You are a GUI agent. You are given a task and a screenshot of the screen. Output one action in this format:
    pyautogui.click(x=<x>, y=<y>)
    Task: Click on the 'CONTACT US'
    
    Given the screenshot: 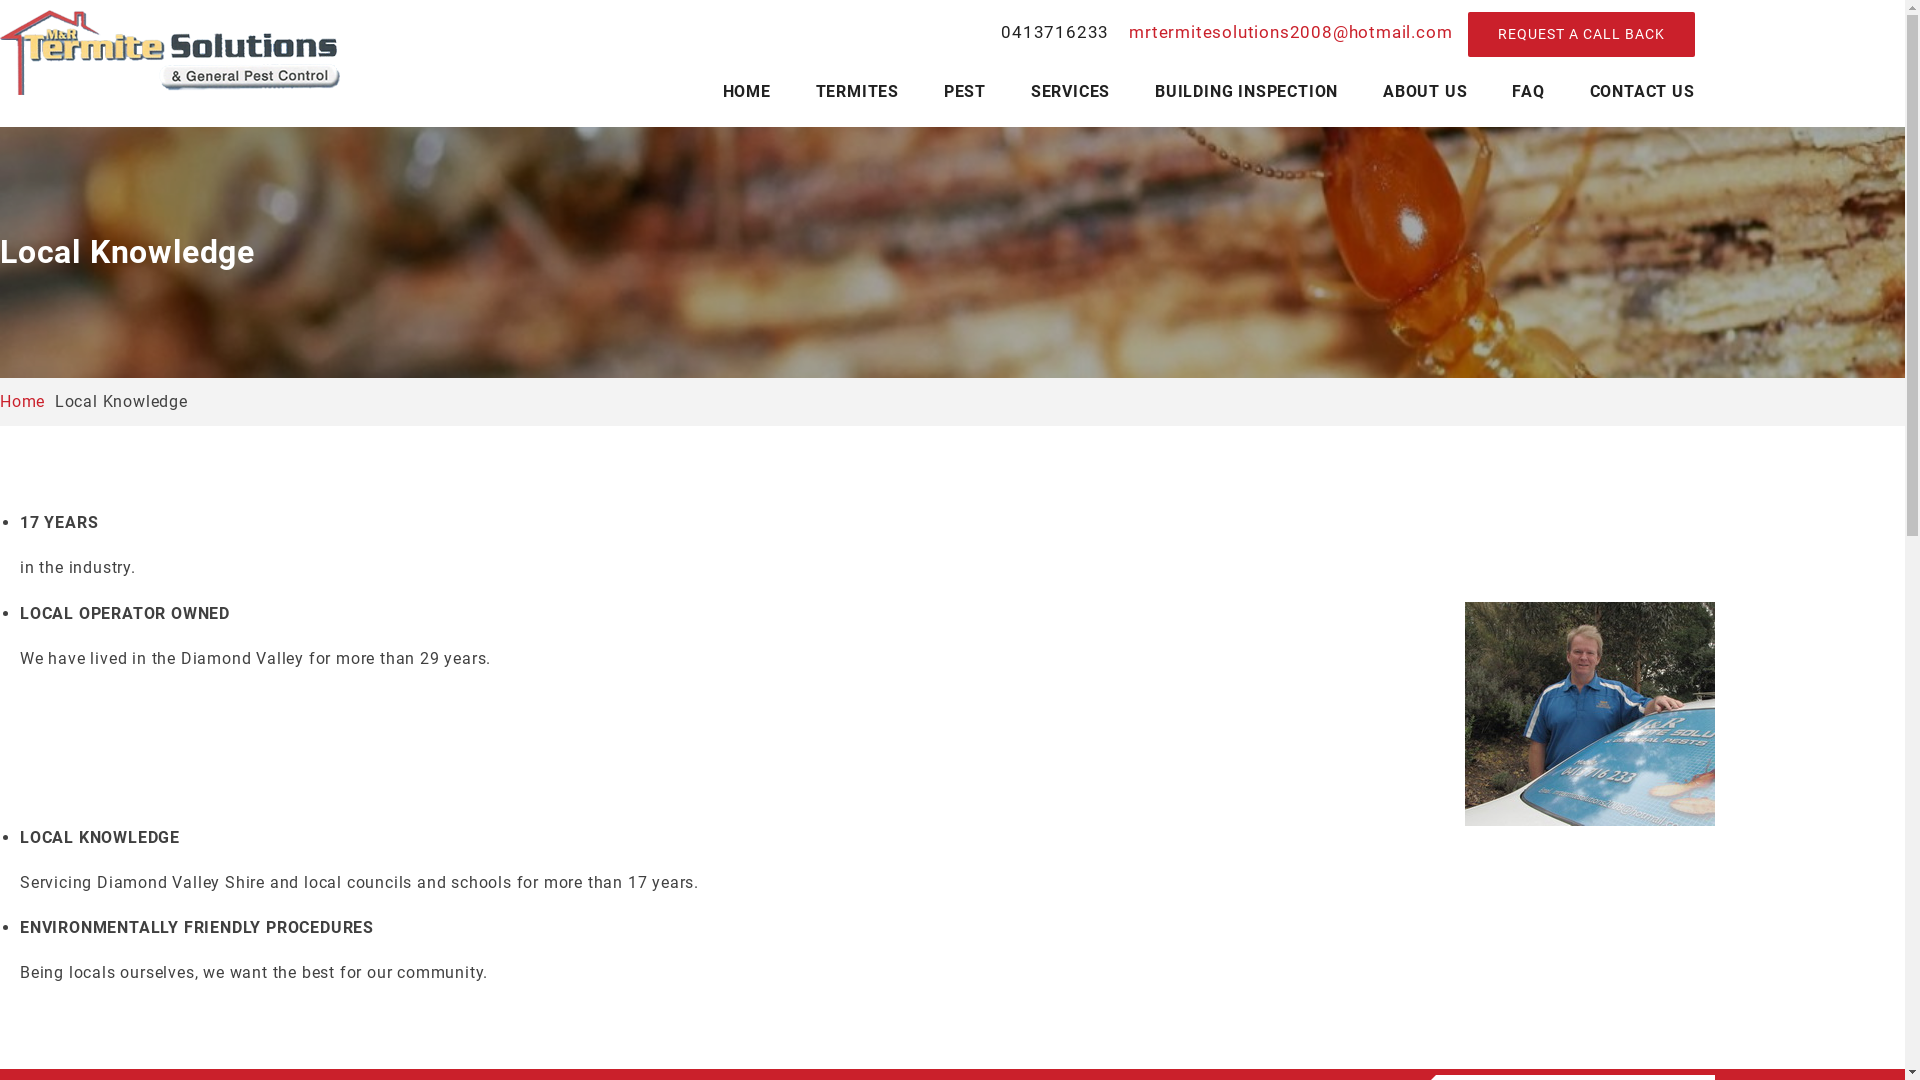 What is the action you would take?
    pyautogui.click(x=1642, y=92)
    